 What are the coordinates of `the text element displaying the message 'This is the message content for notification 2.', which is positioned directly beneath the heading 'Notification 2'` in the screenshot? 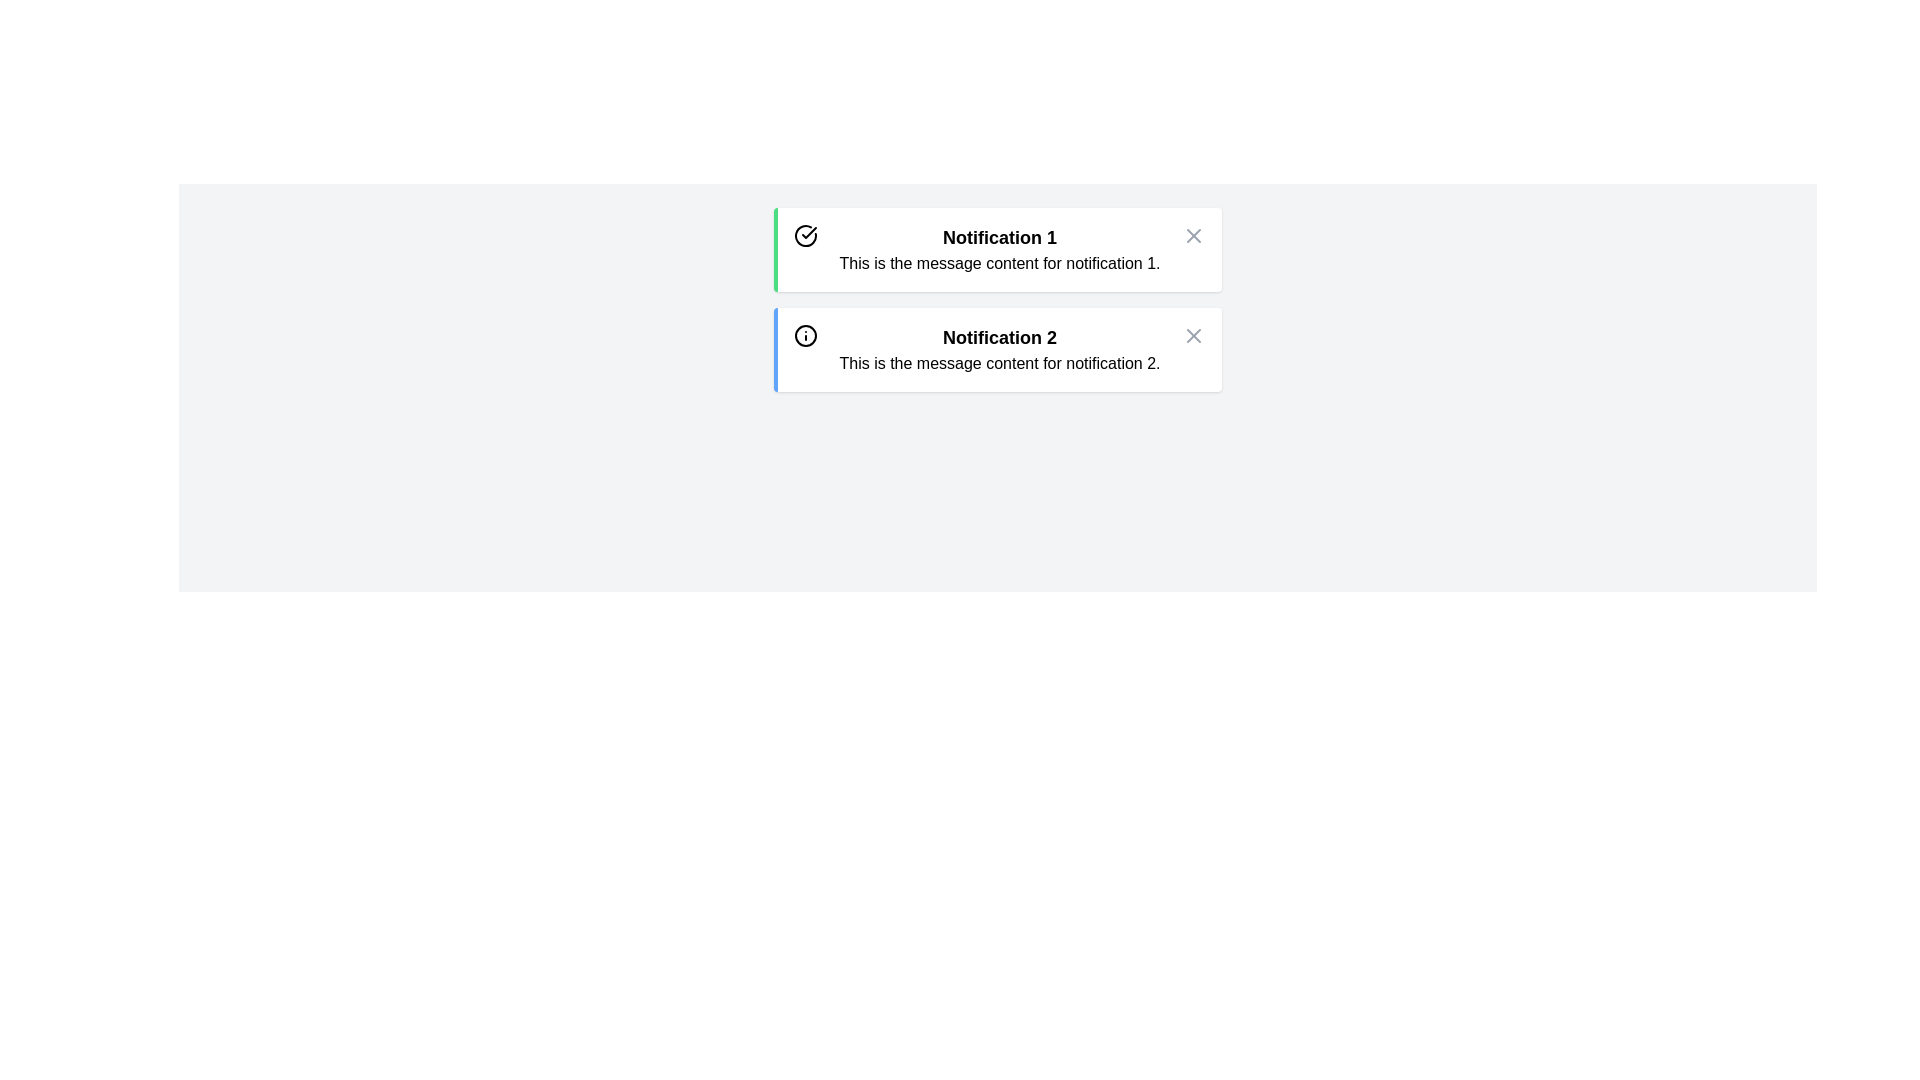 It's located at (999, 363).